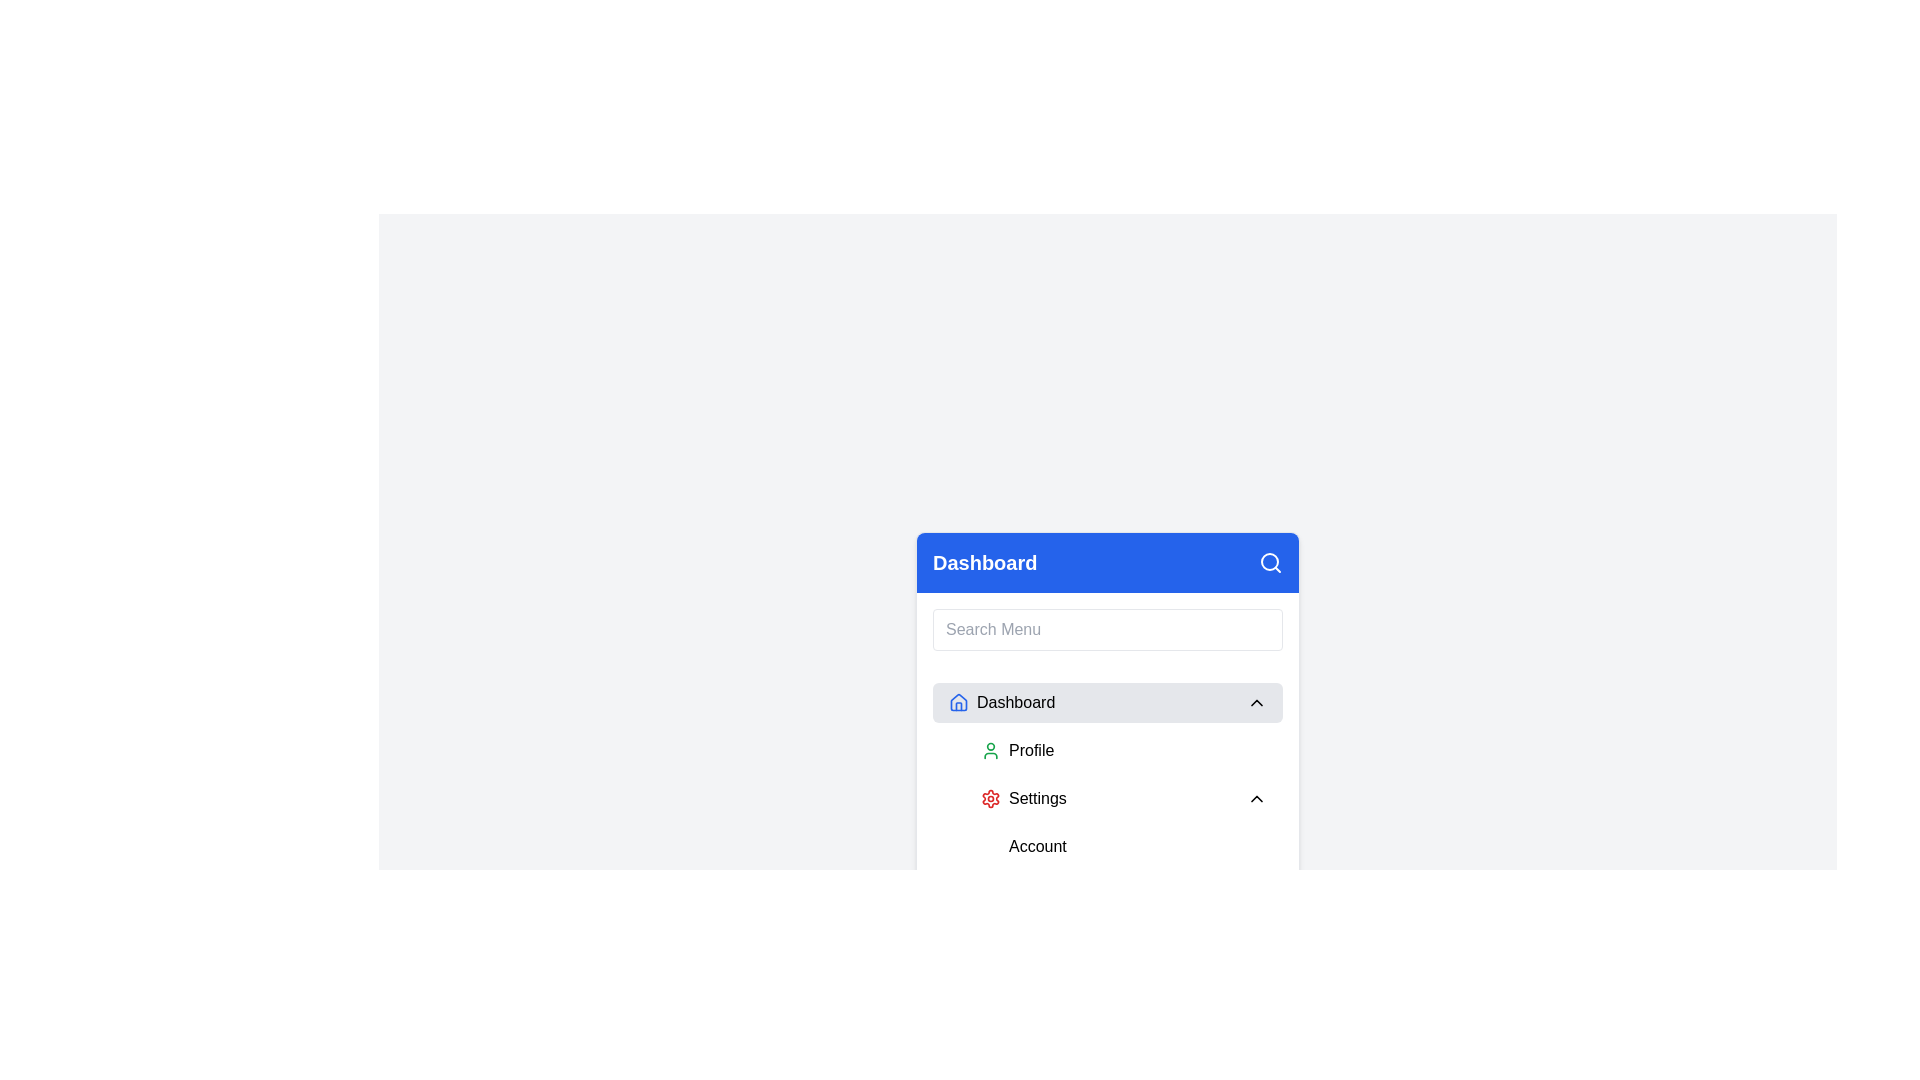 The image size is (1920, 1080). I want to click on the 'Profile' button in the dropdown menu under the 'Dashboard' section, so click(1017, 751).